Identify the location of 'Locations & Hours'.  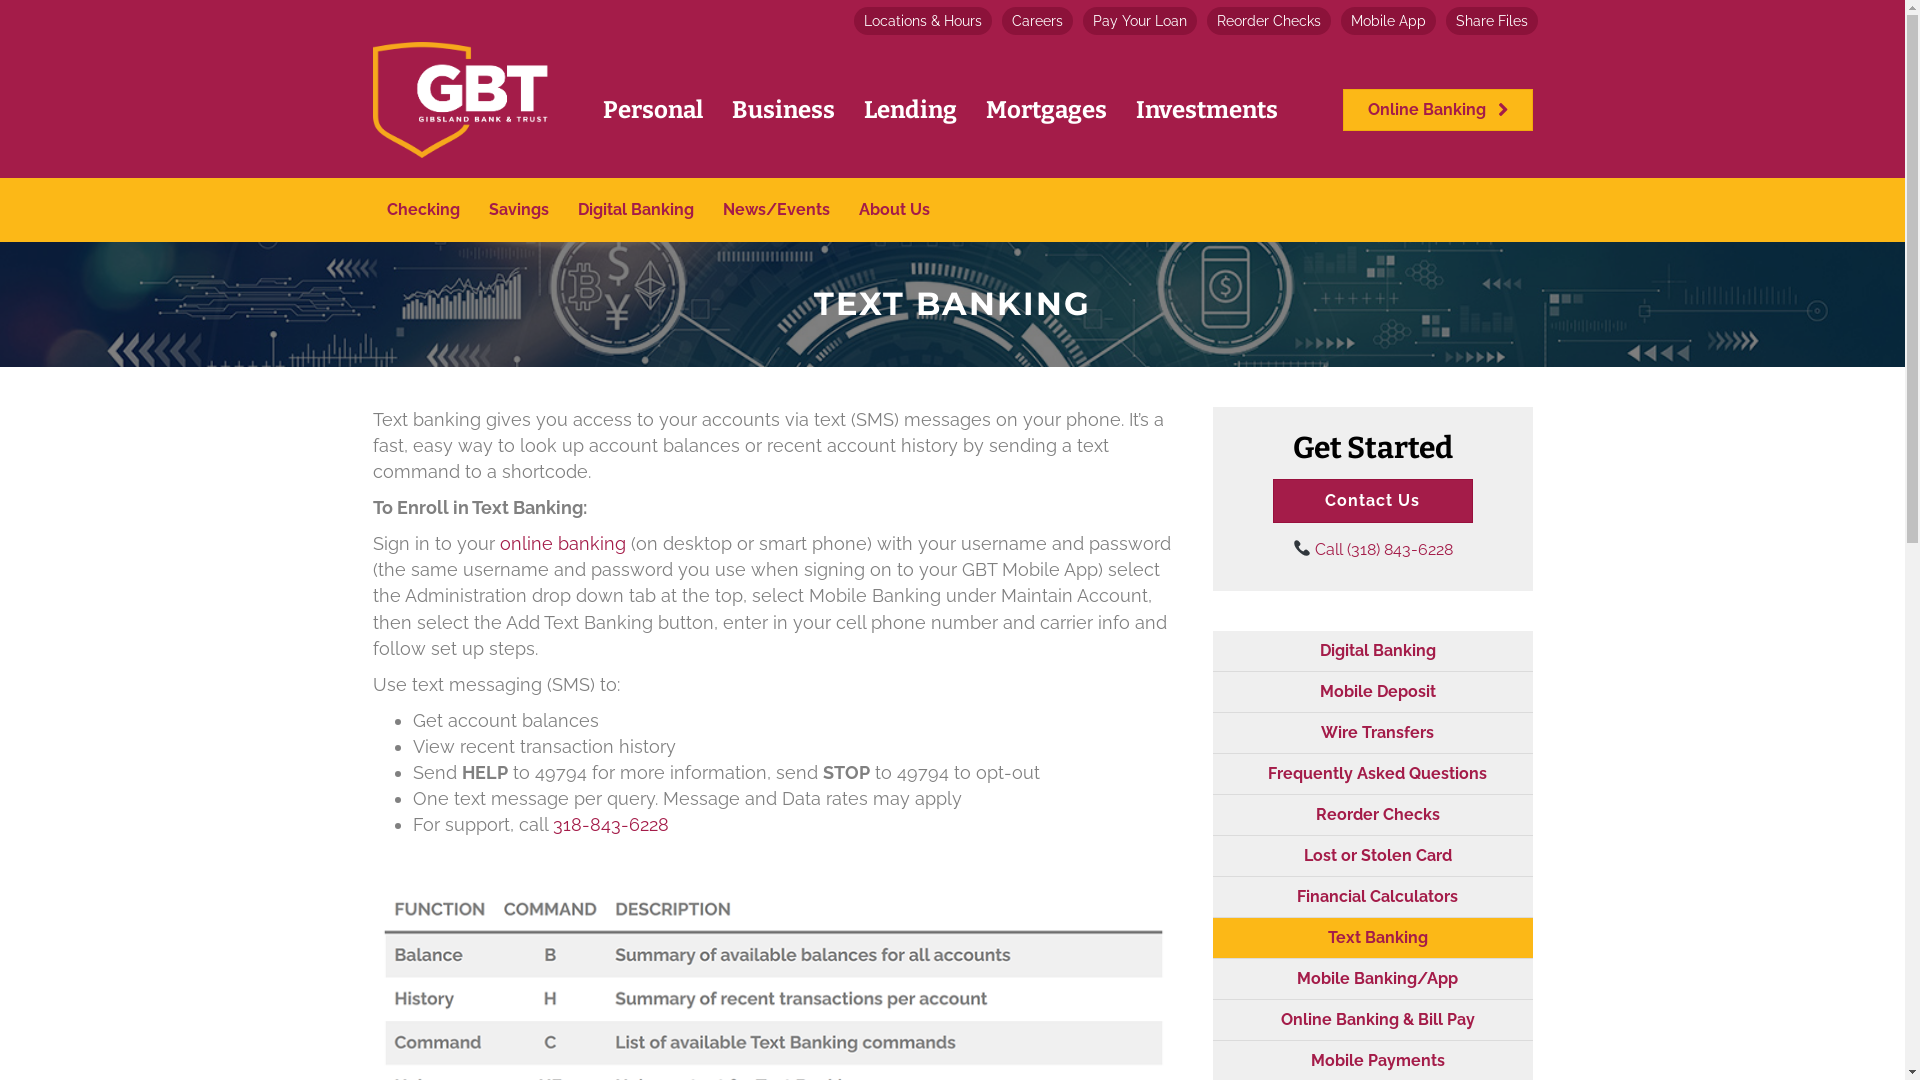
(854, 20).